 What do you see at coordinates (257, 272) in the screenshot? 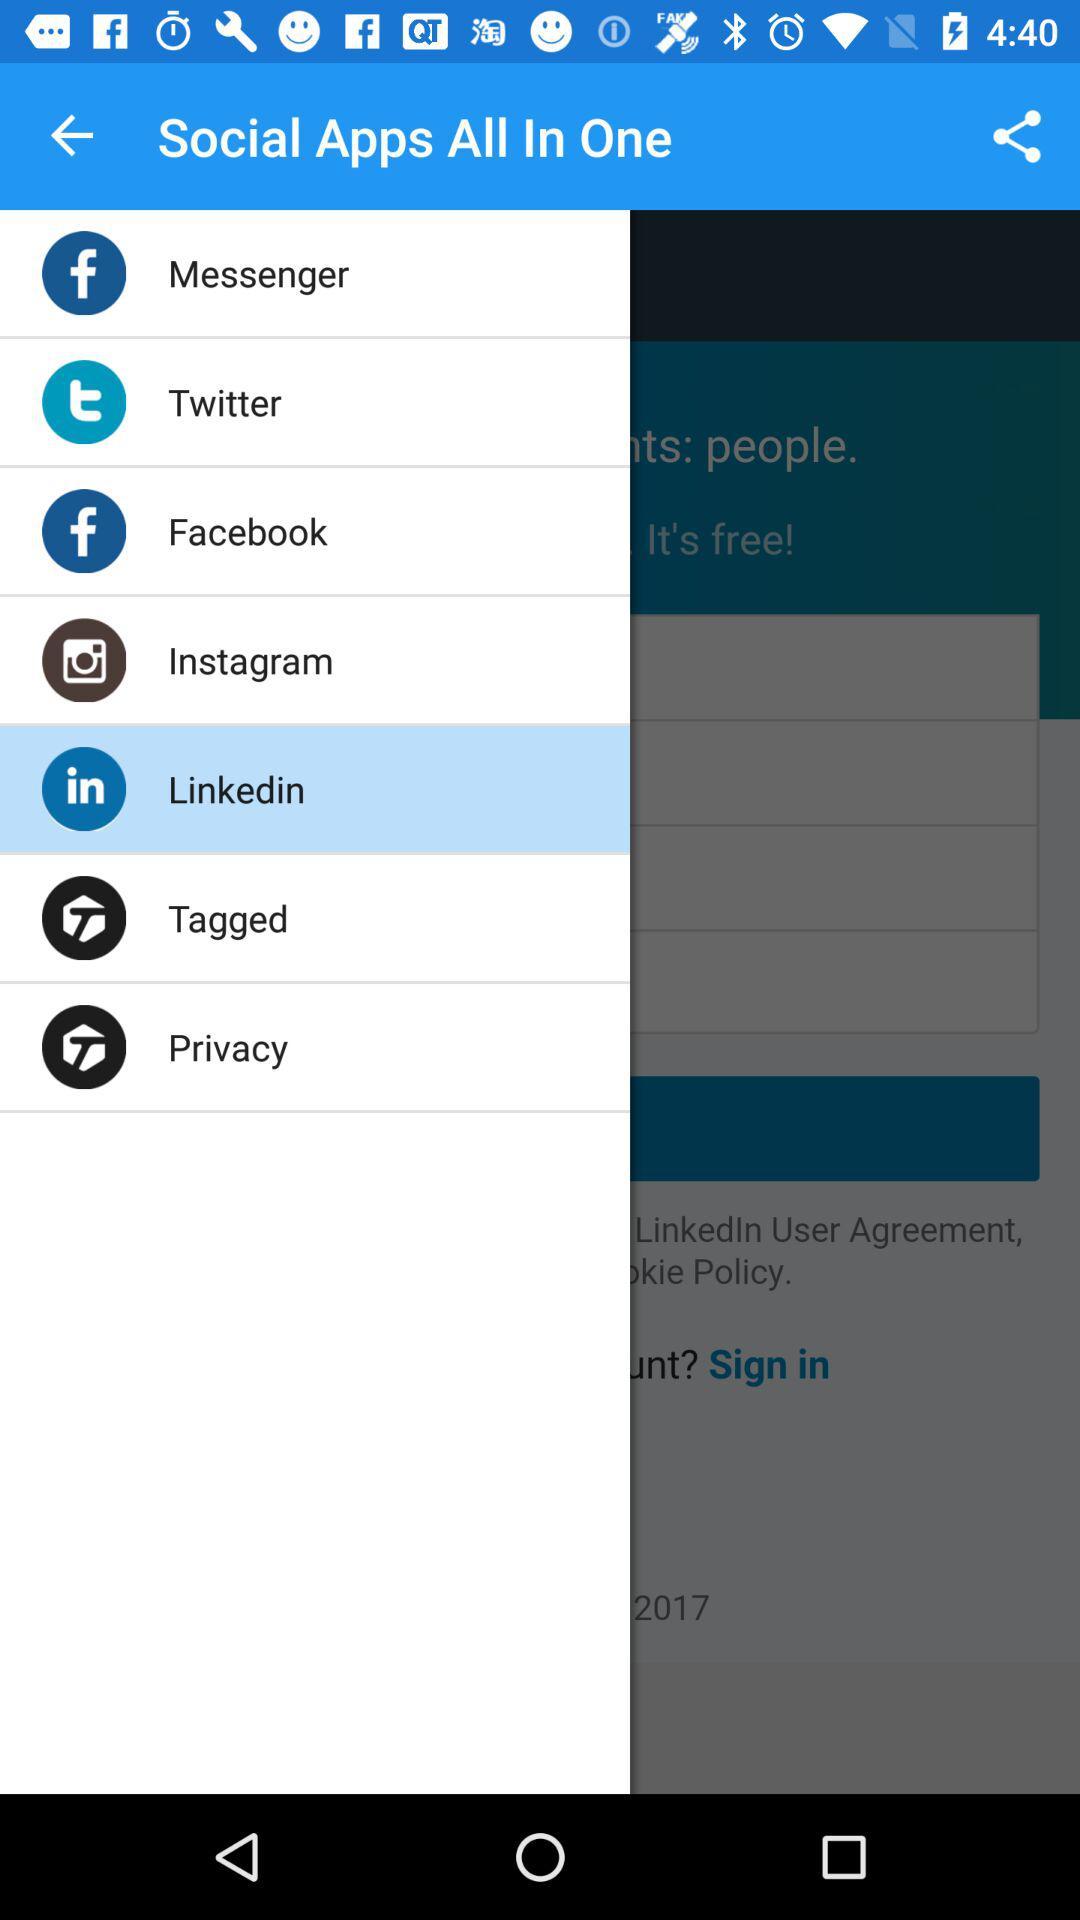
I see `messenger item` at bounding box center [257, 272].